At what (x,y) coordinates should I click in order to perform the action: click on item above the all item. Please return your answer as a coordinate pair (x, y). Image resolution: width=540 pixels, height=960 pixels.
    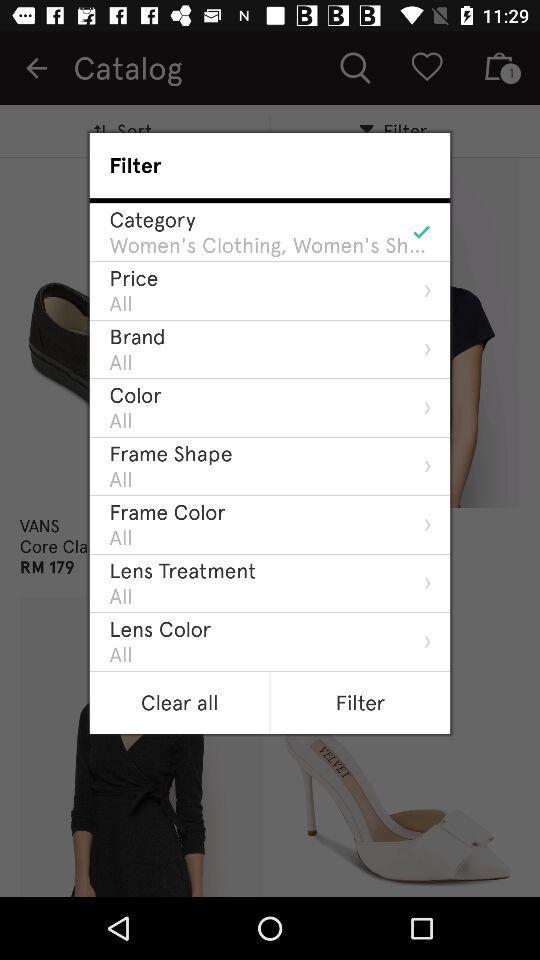
    Looking at the image, I should click on (182, 570).